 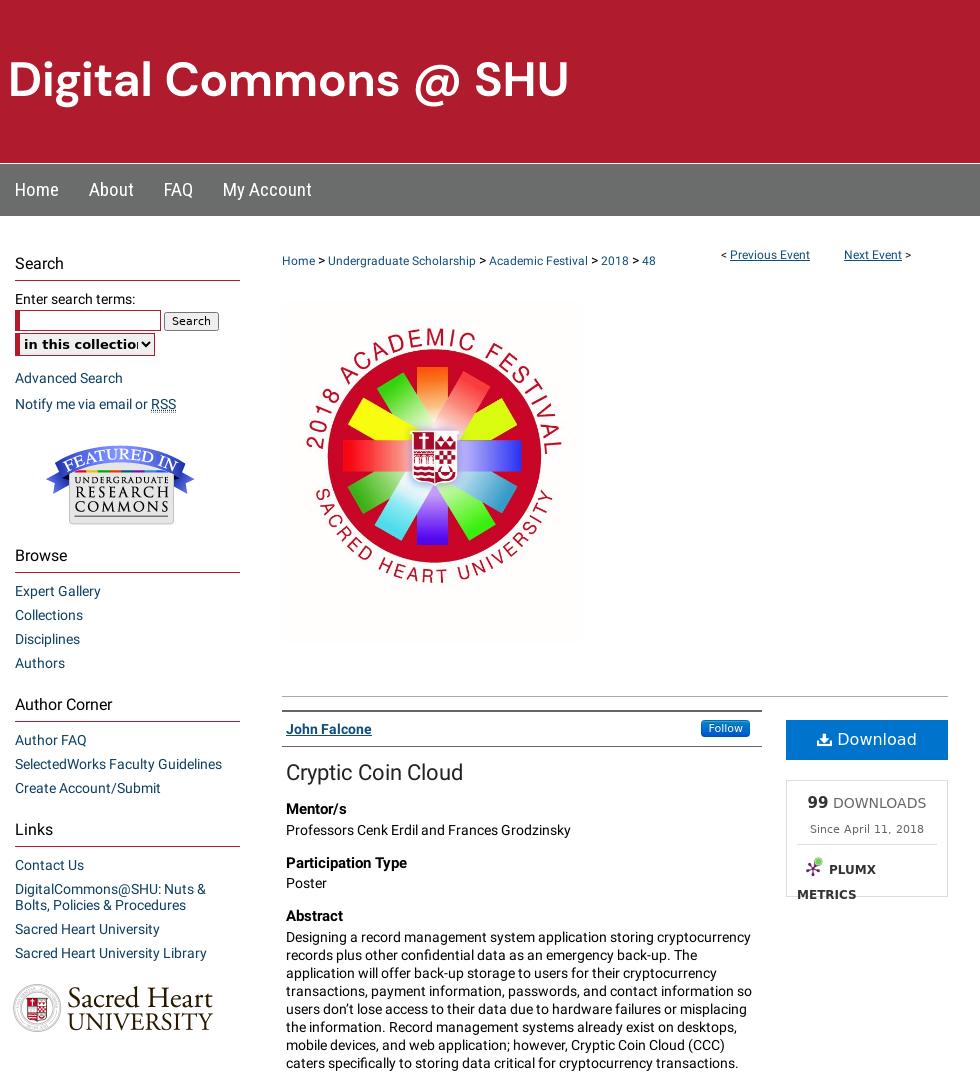 I want to click on 'Authors', so click(x=39, y=663).